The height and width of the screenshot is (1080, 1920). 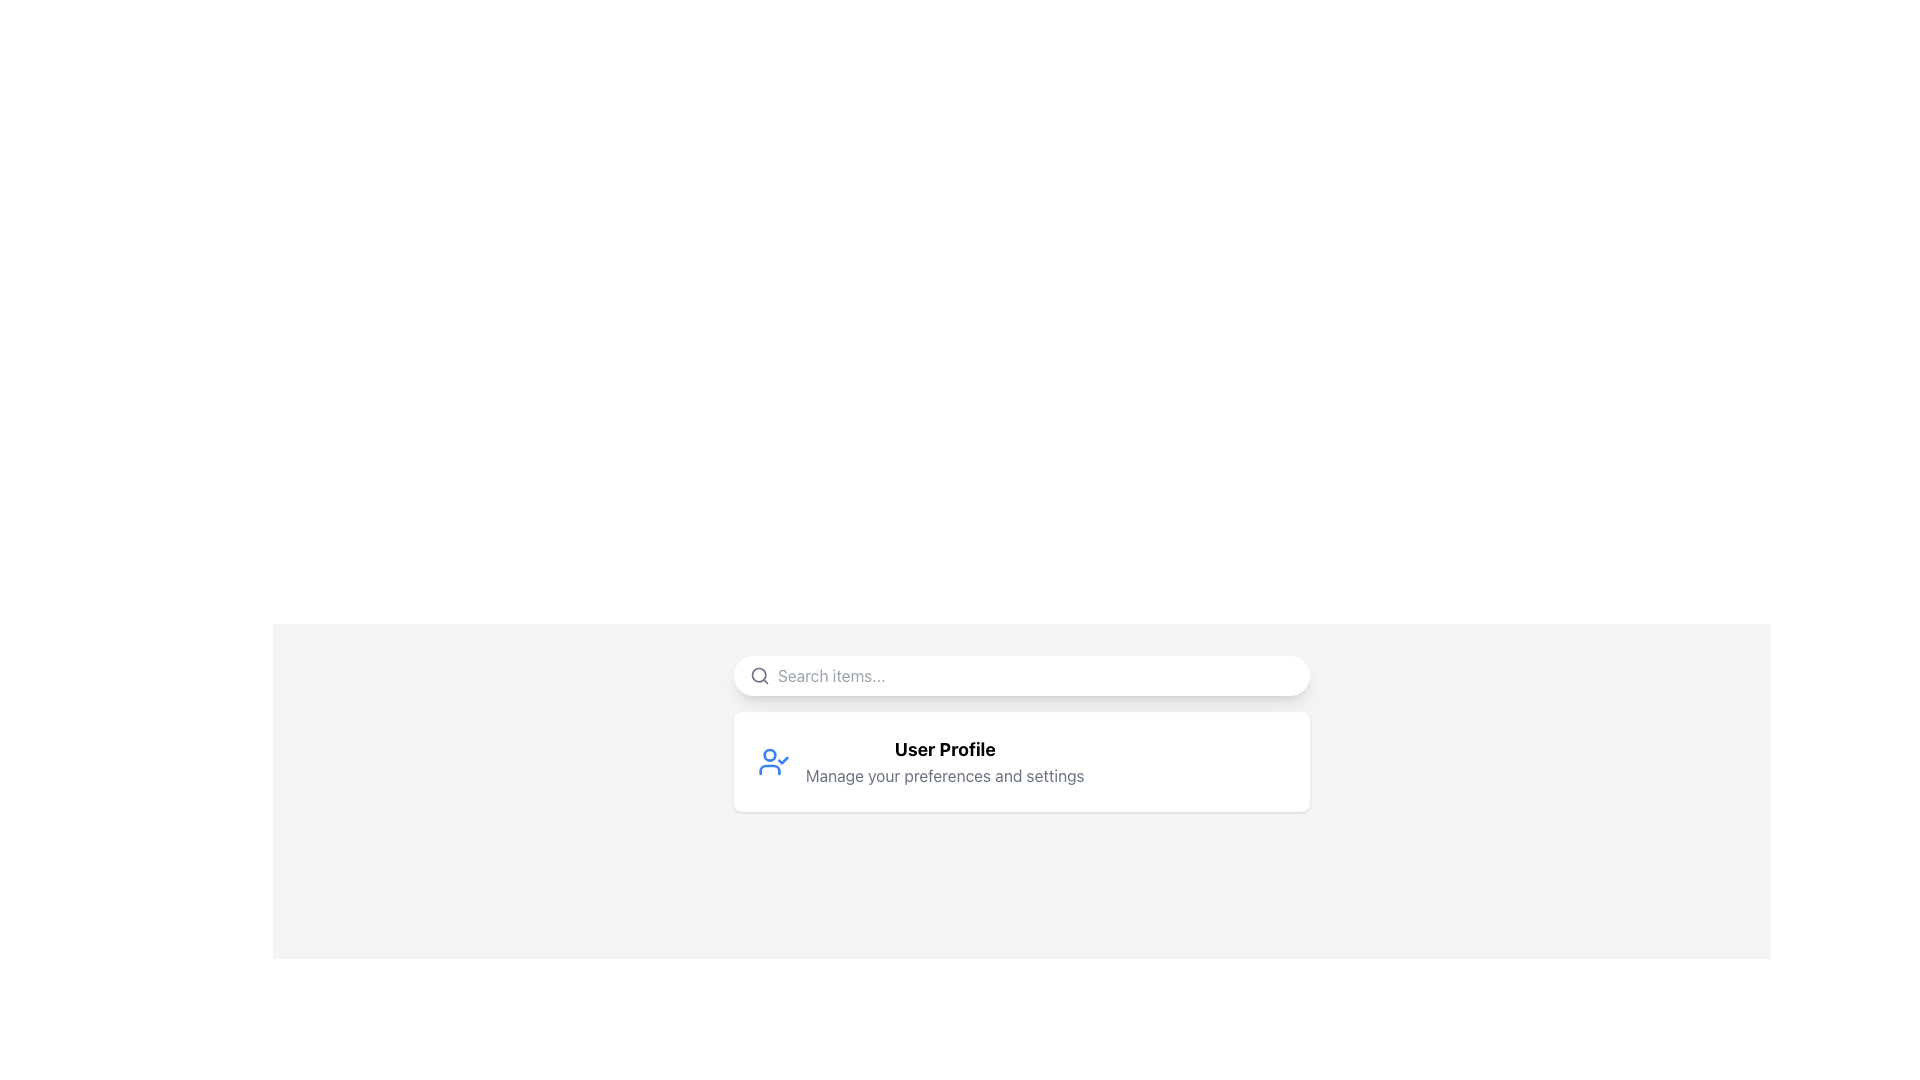 I want to click on the user icon with a checkmark styled in blue, located to the left of the 'User Profile' text, so click(x=772, y=762).